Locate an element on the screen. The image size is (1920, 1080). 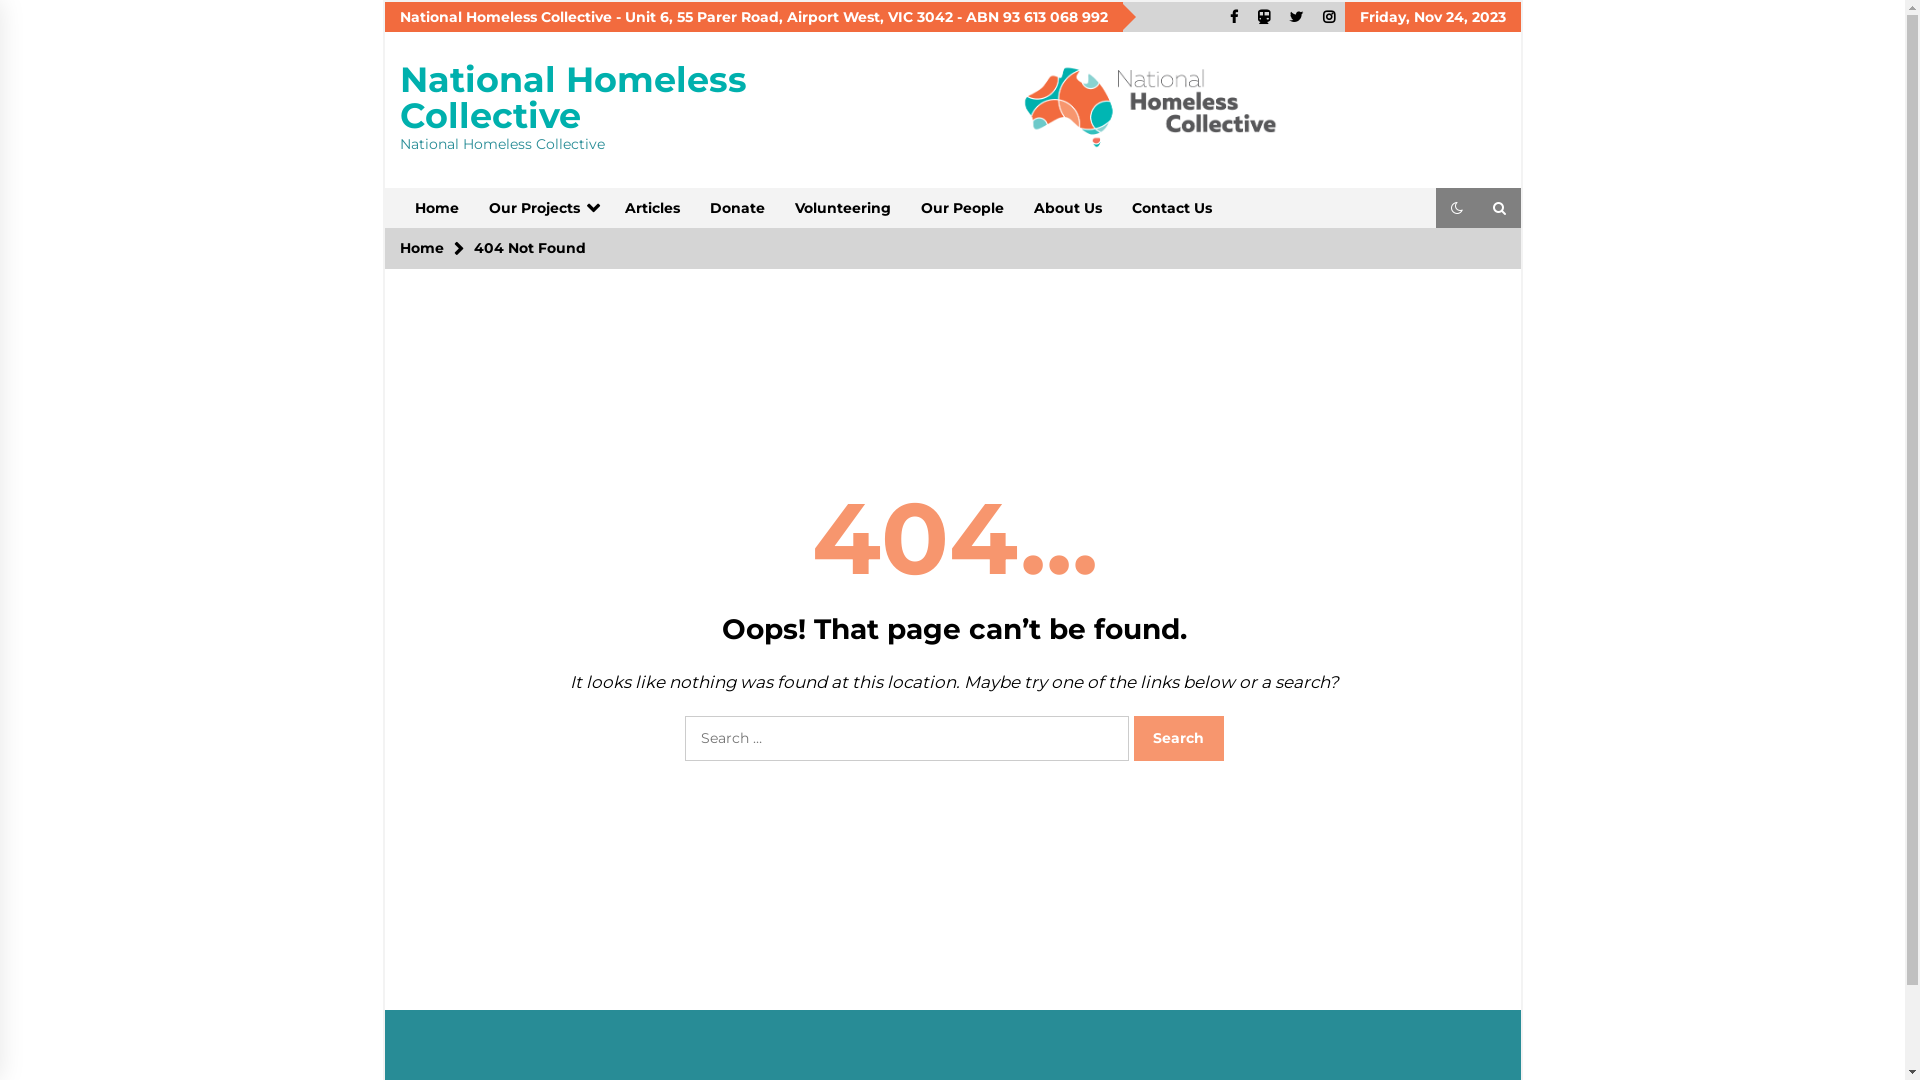
'Our Projects' is located at coordinates (542, 208).